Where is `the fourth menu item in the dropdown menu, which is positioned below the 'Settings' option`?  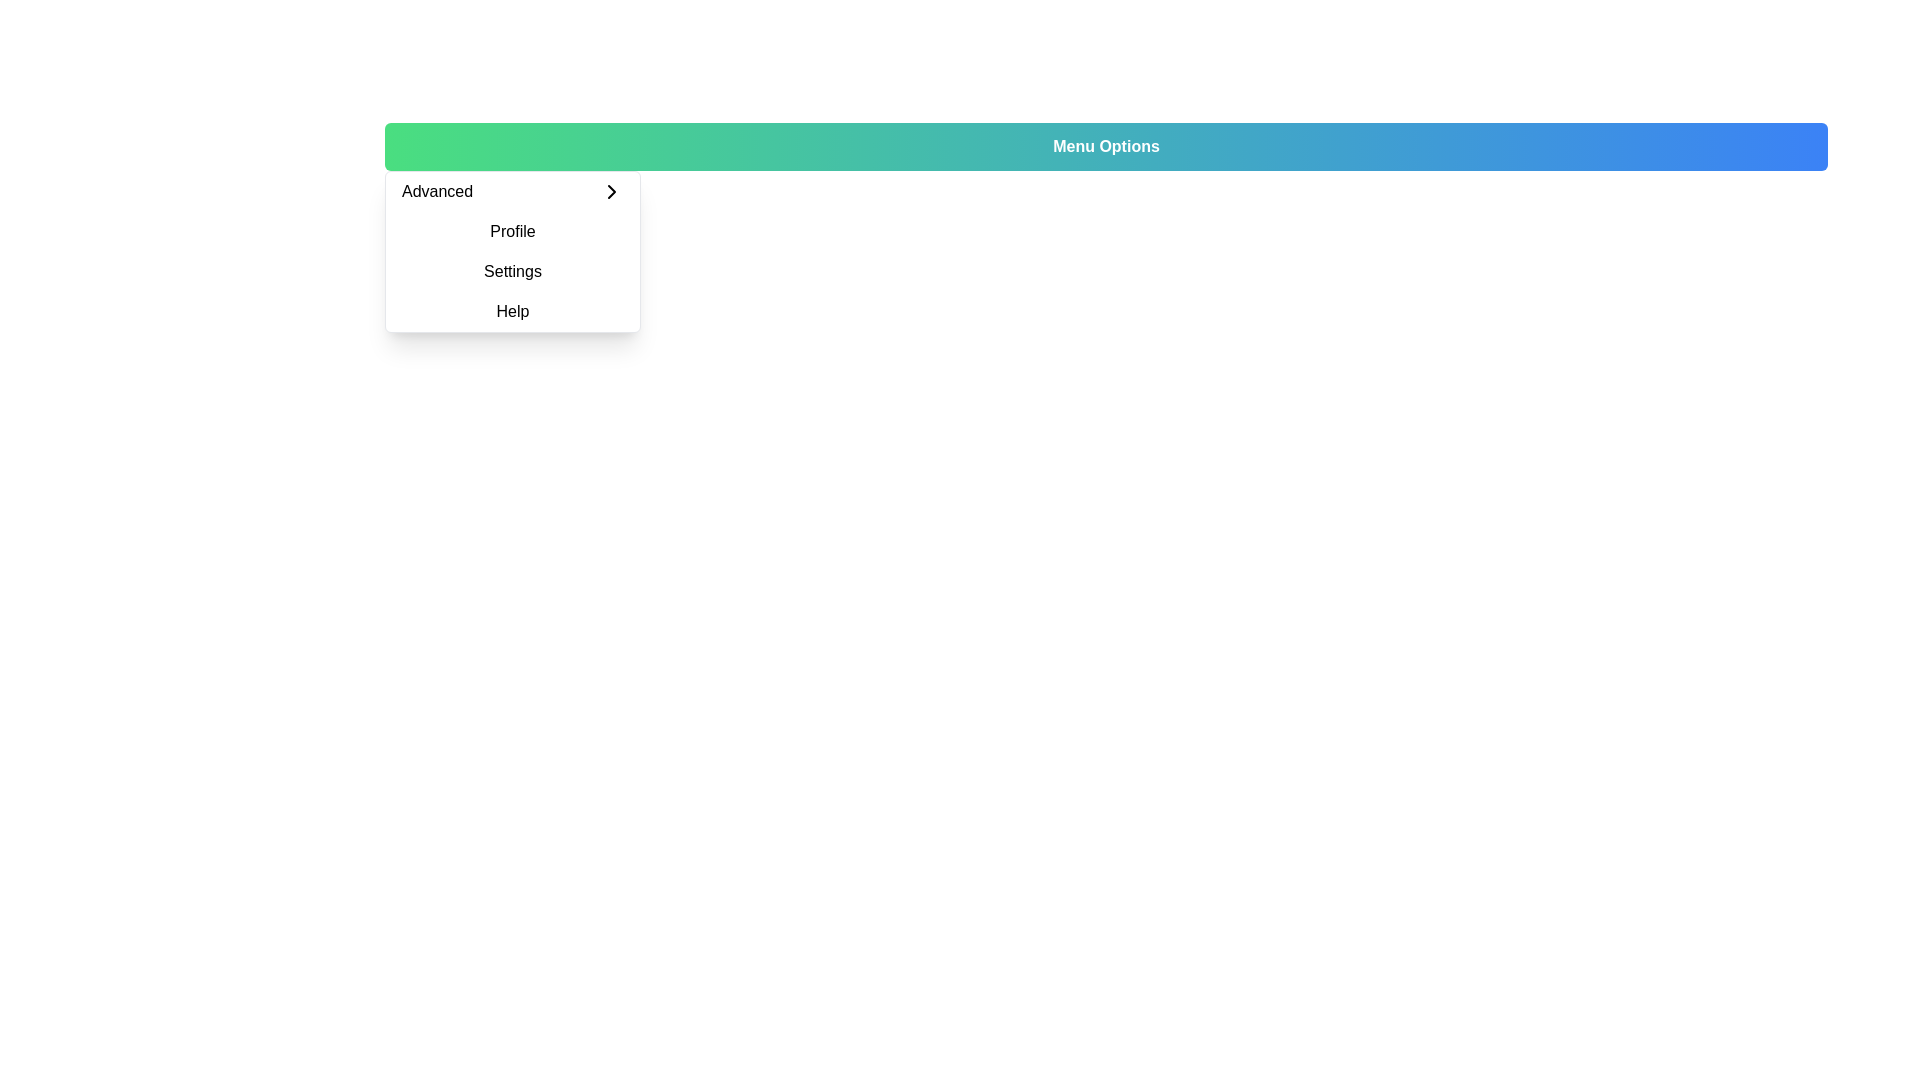
the fourth menu item in the dropdown menu, which is positioned below the 'Settings' option is located at coordinates (513, 312).